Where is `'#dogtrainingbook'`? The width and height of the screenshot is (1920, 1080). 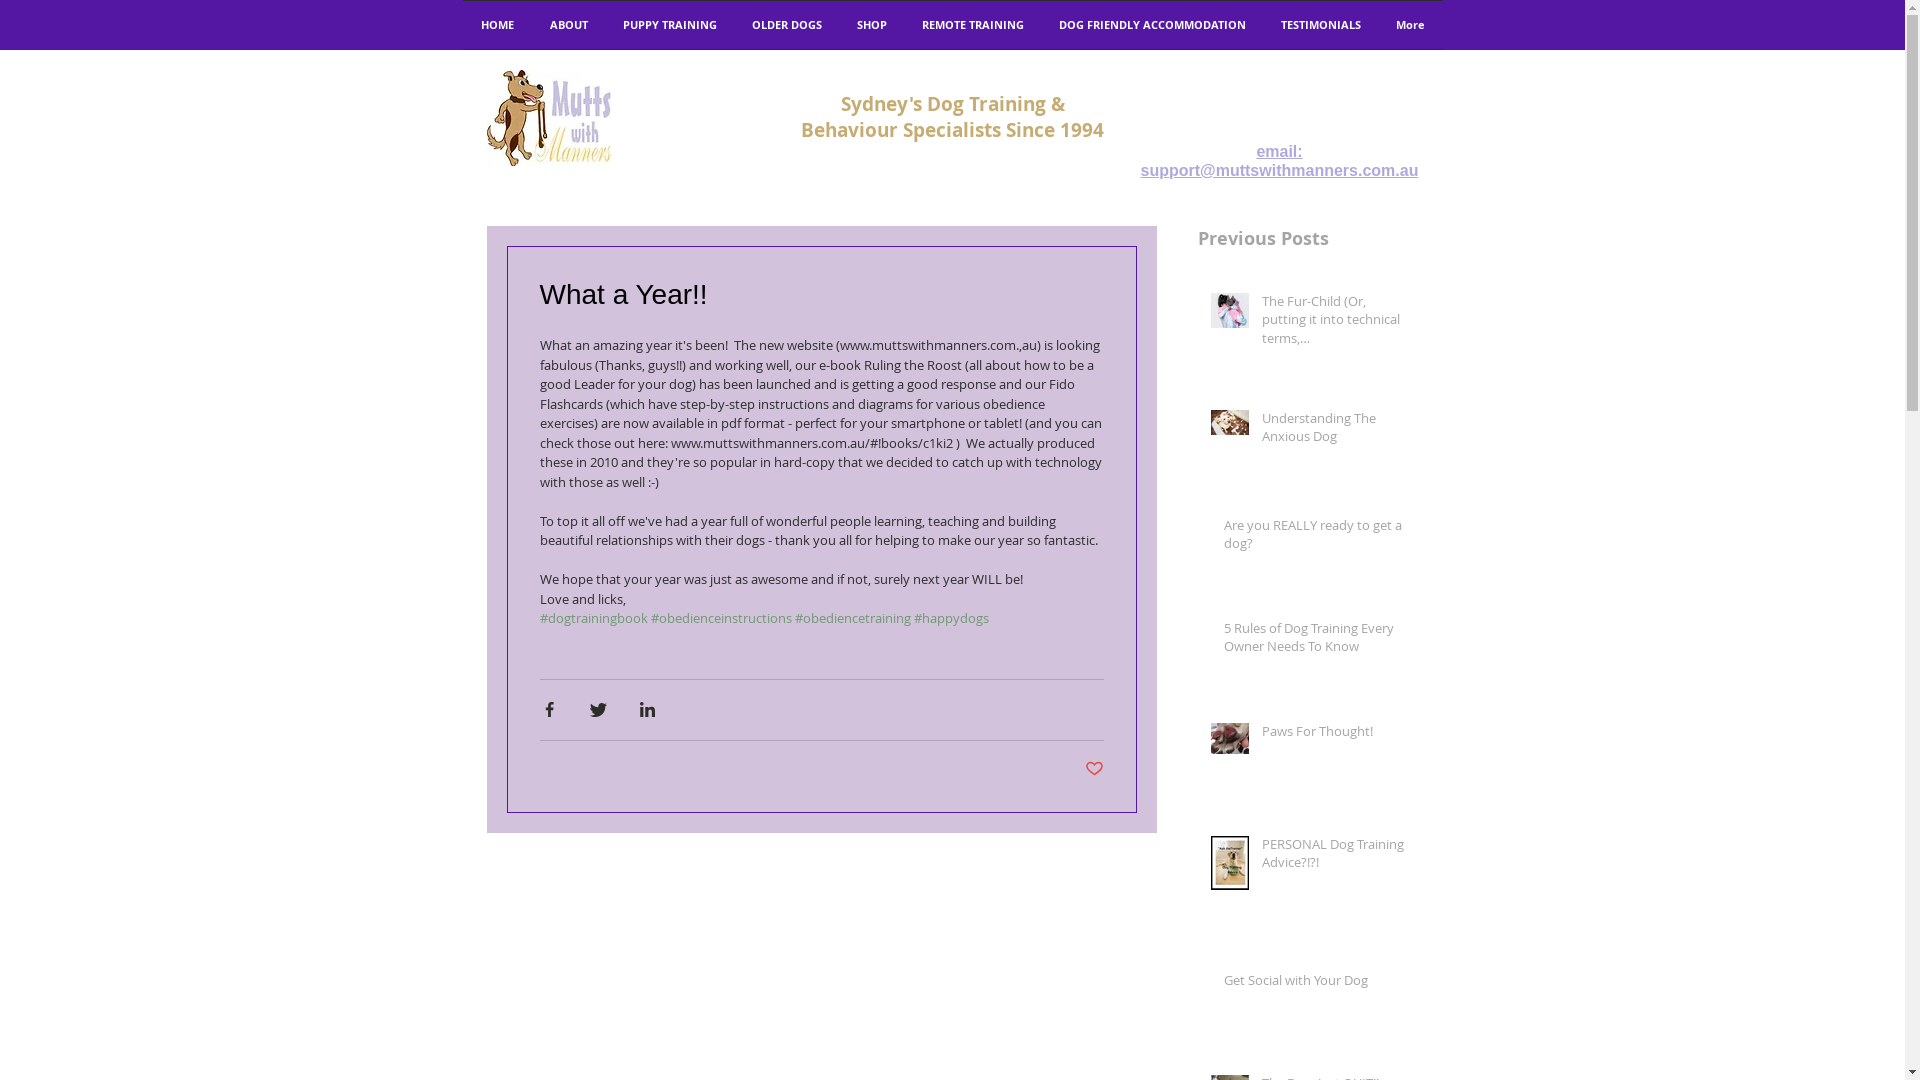
'#dogtrainingbook' is located at coordinates (593, 616).